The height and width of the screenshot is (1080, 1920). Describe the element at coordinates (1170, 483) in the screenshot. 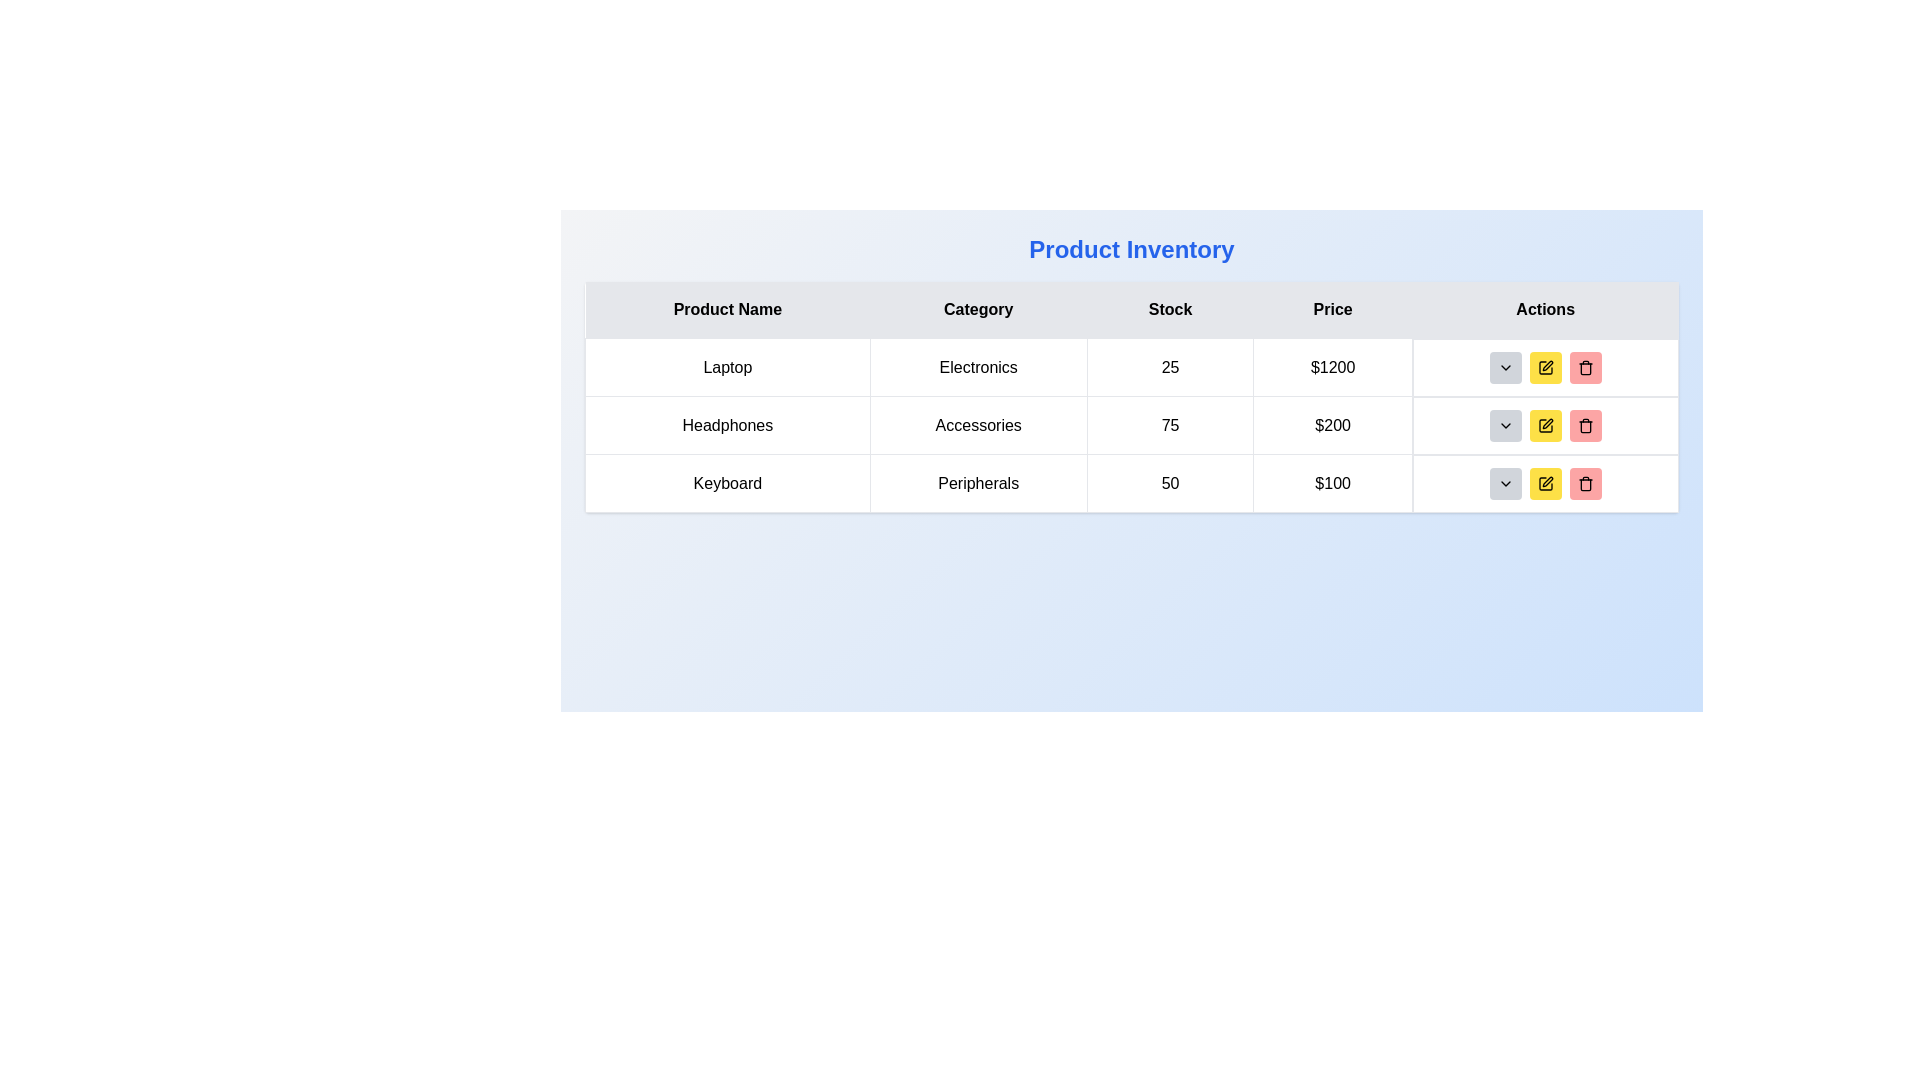

I see `the static text element displaying the number '50' located in the third row and third column of the table layout` at that location.